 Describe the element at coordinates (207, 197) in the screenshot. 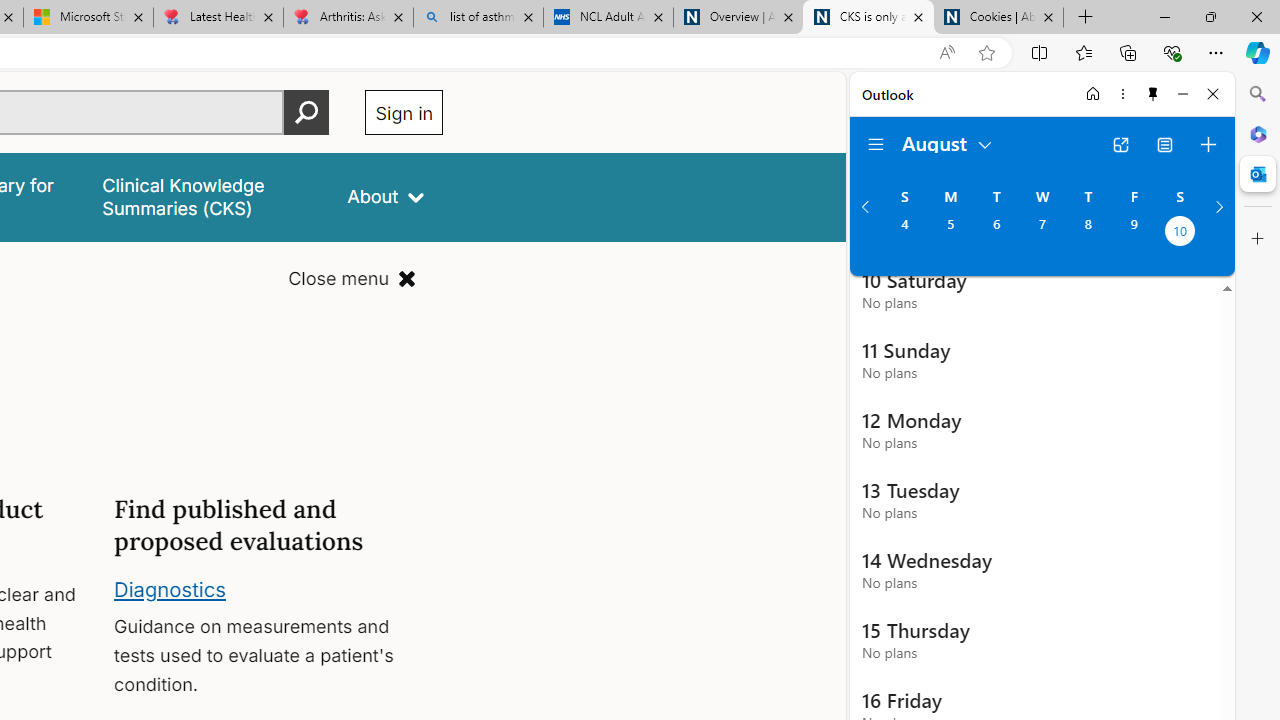

I see `'false'` at that location.